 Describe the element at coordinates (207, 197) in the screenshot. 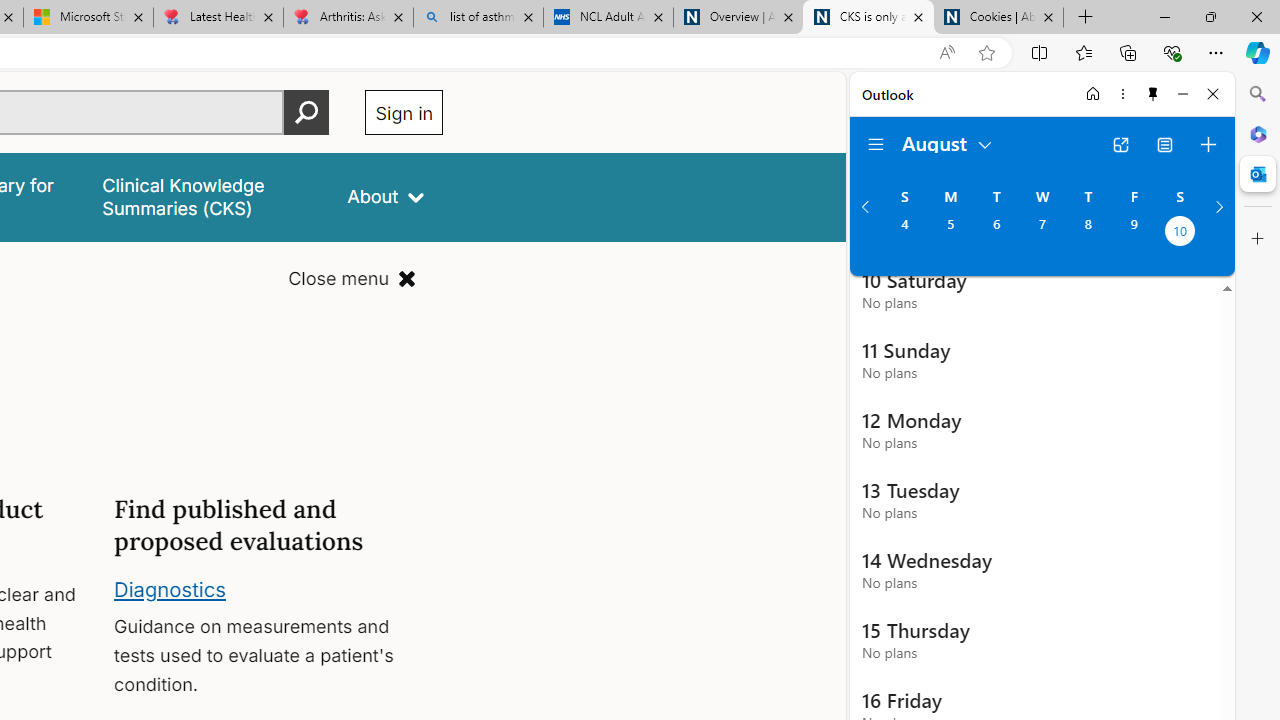

I see `'false'` at that location.